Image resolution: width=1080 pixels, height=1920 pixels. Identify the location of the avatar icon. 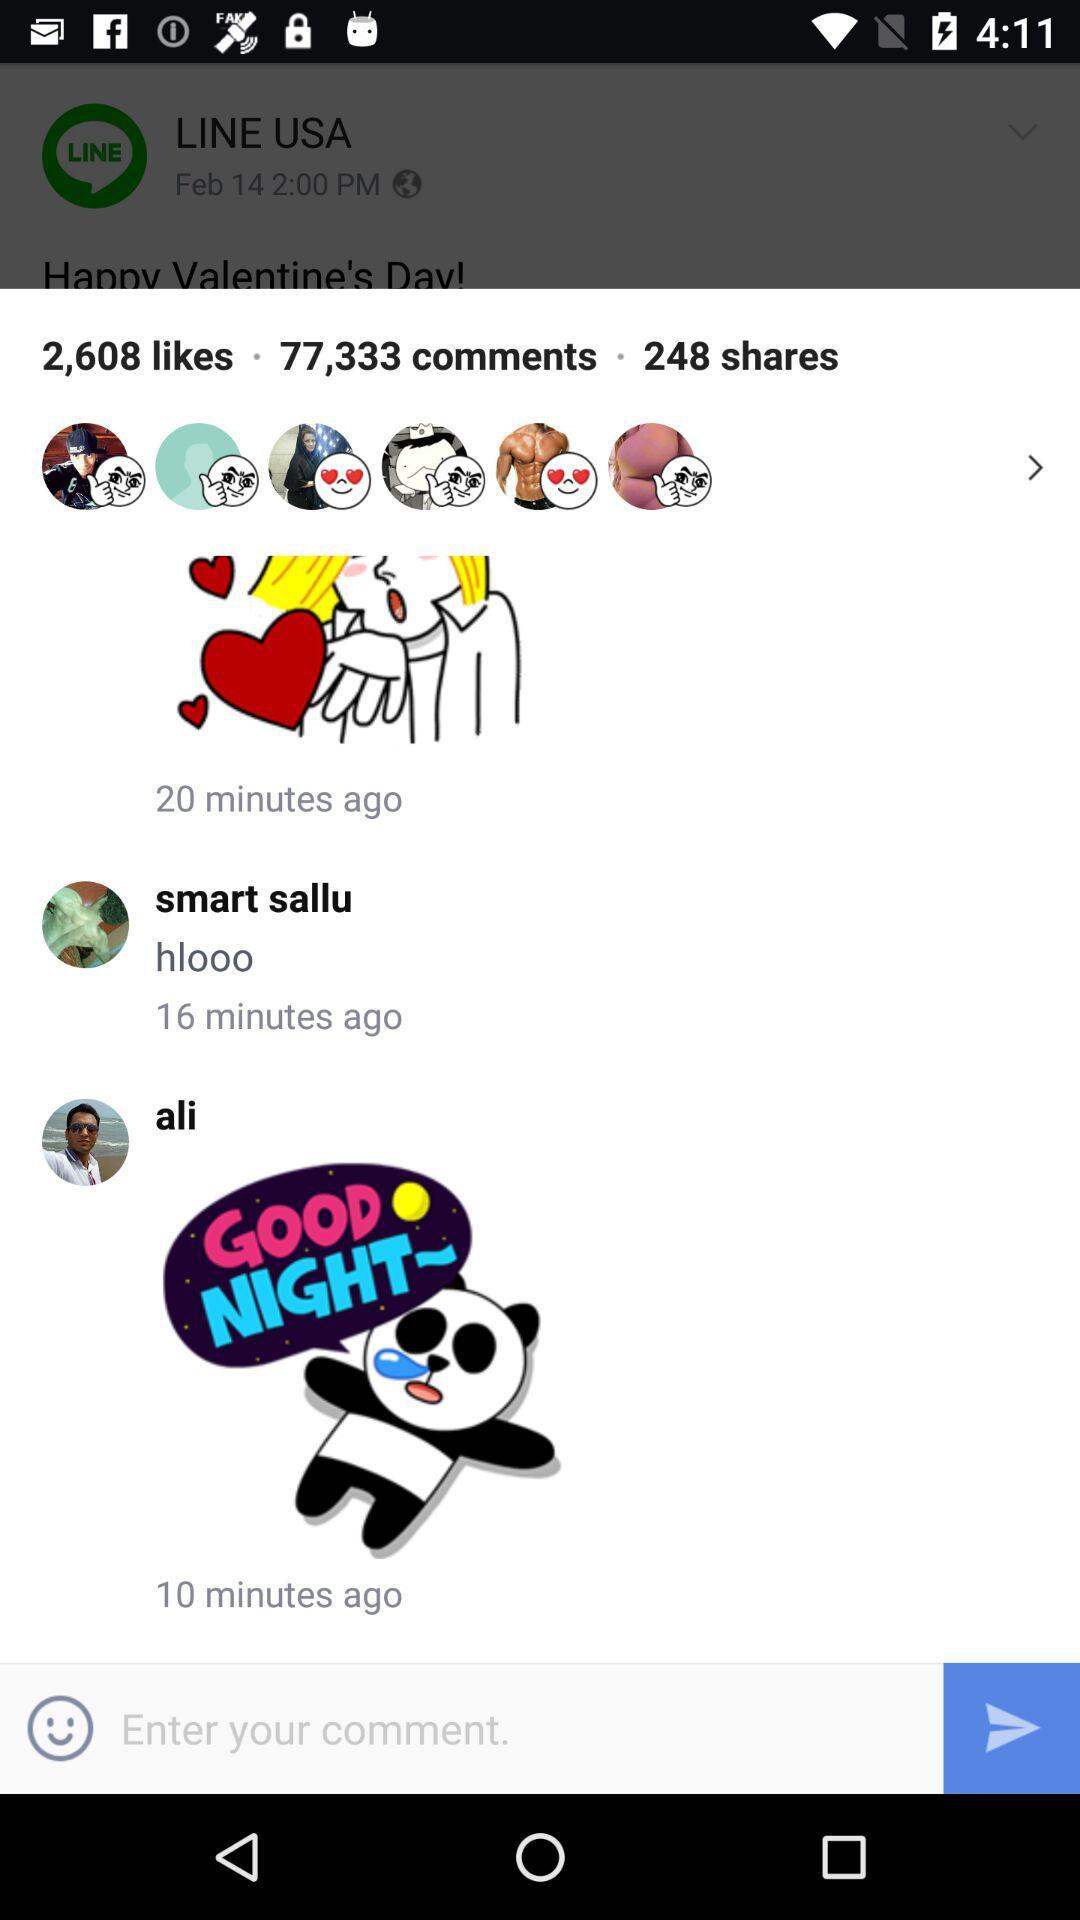
(660, 466).